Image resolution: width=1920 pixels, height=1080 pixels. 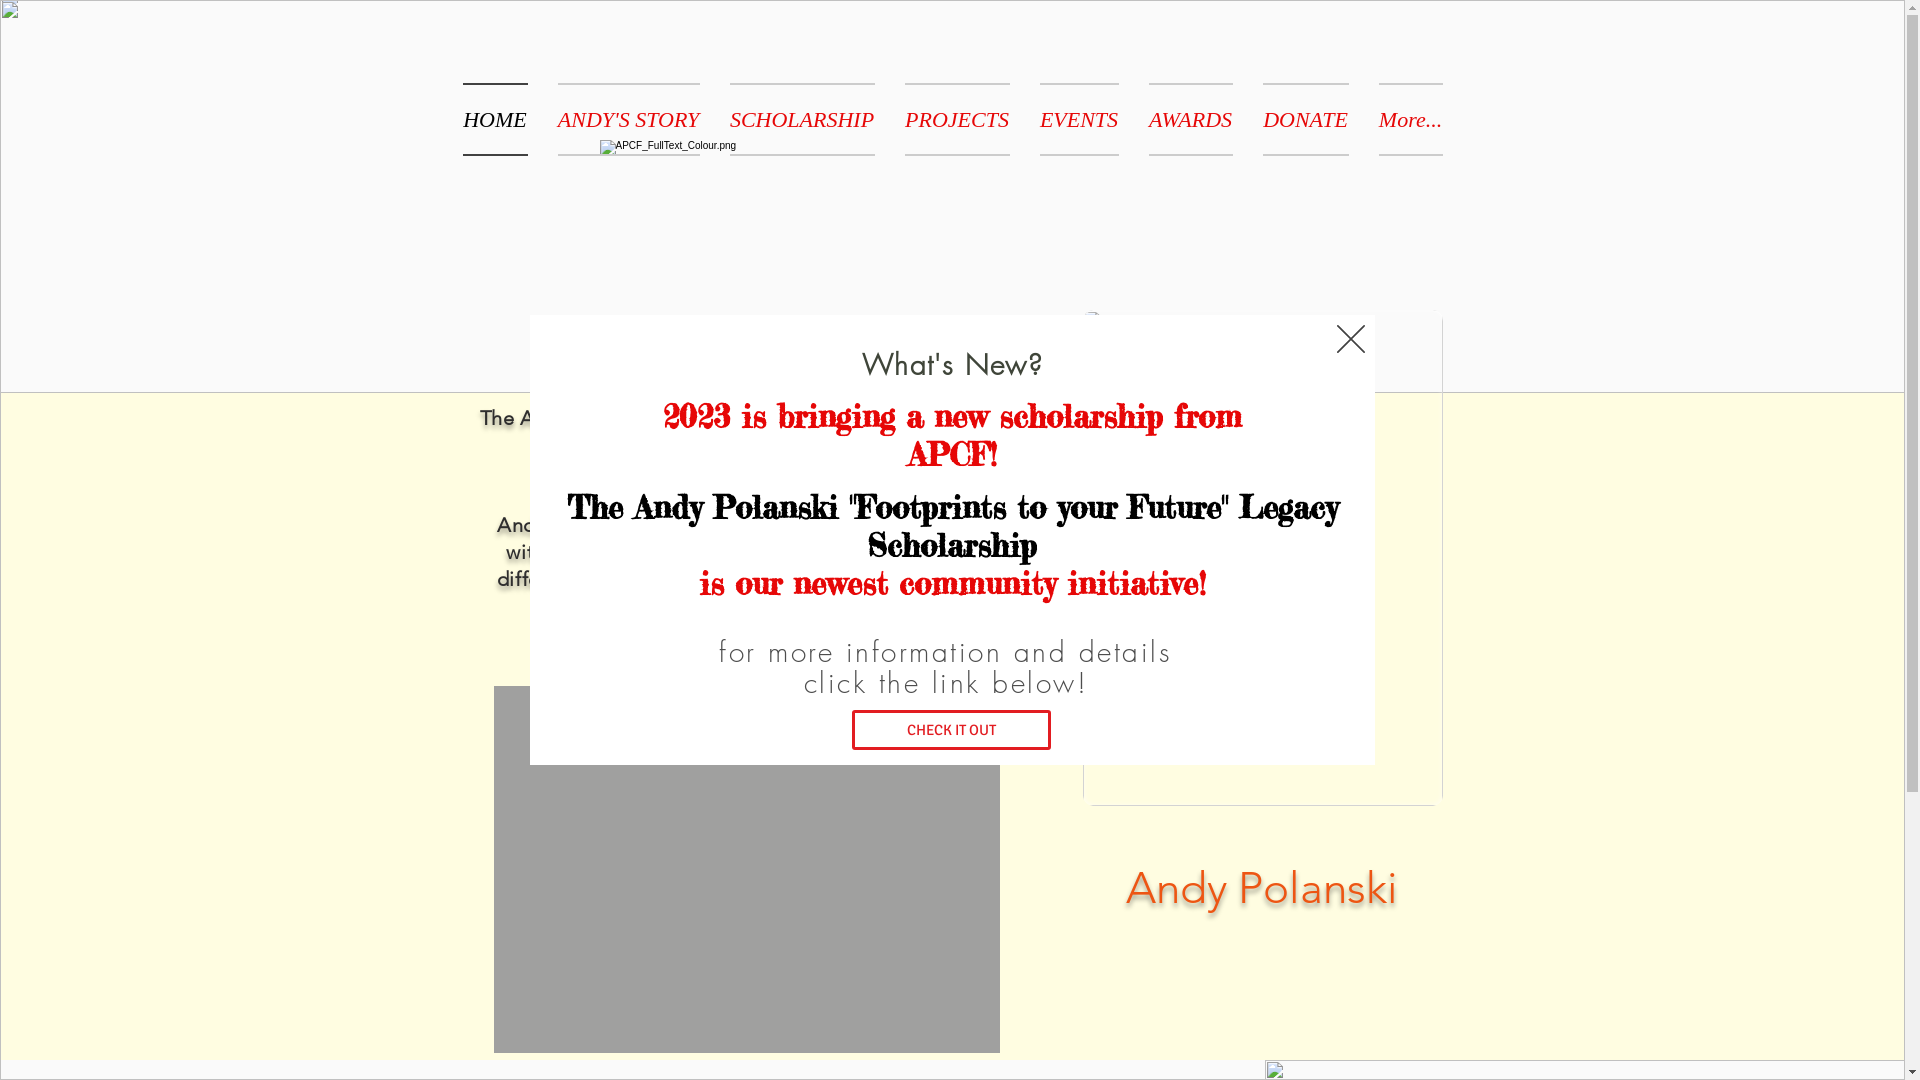 What do you see at coordinates (1133, 119) in the screenshot?
I see `'AWARDS'` at bounding box center [1133, 119].